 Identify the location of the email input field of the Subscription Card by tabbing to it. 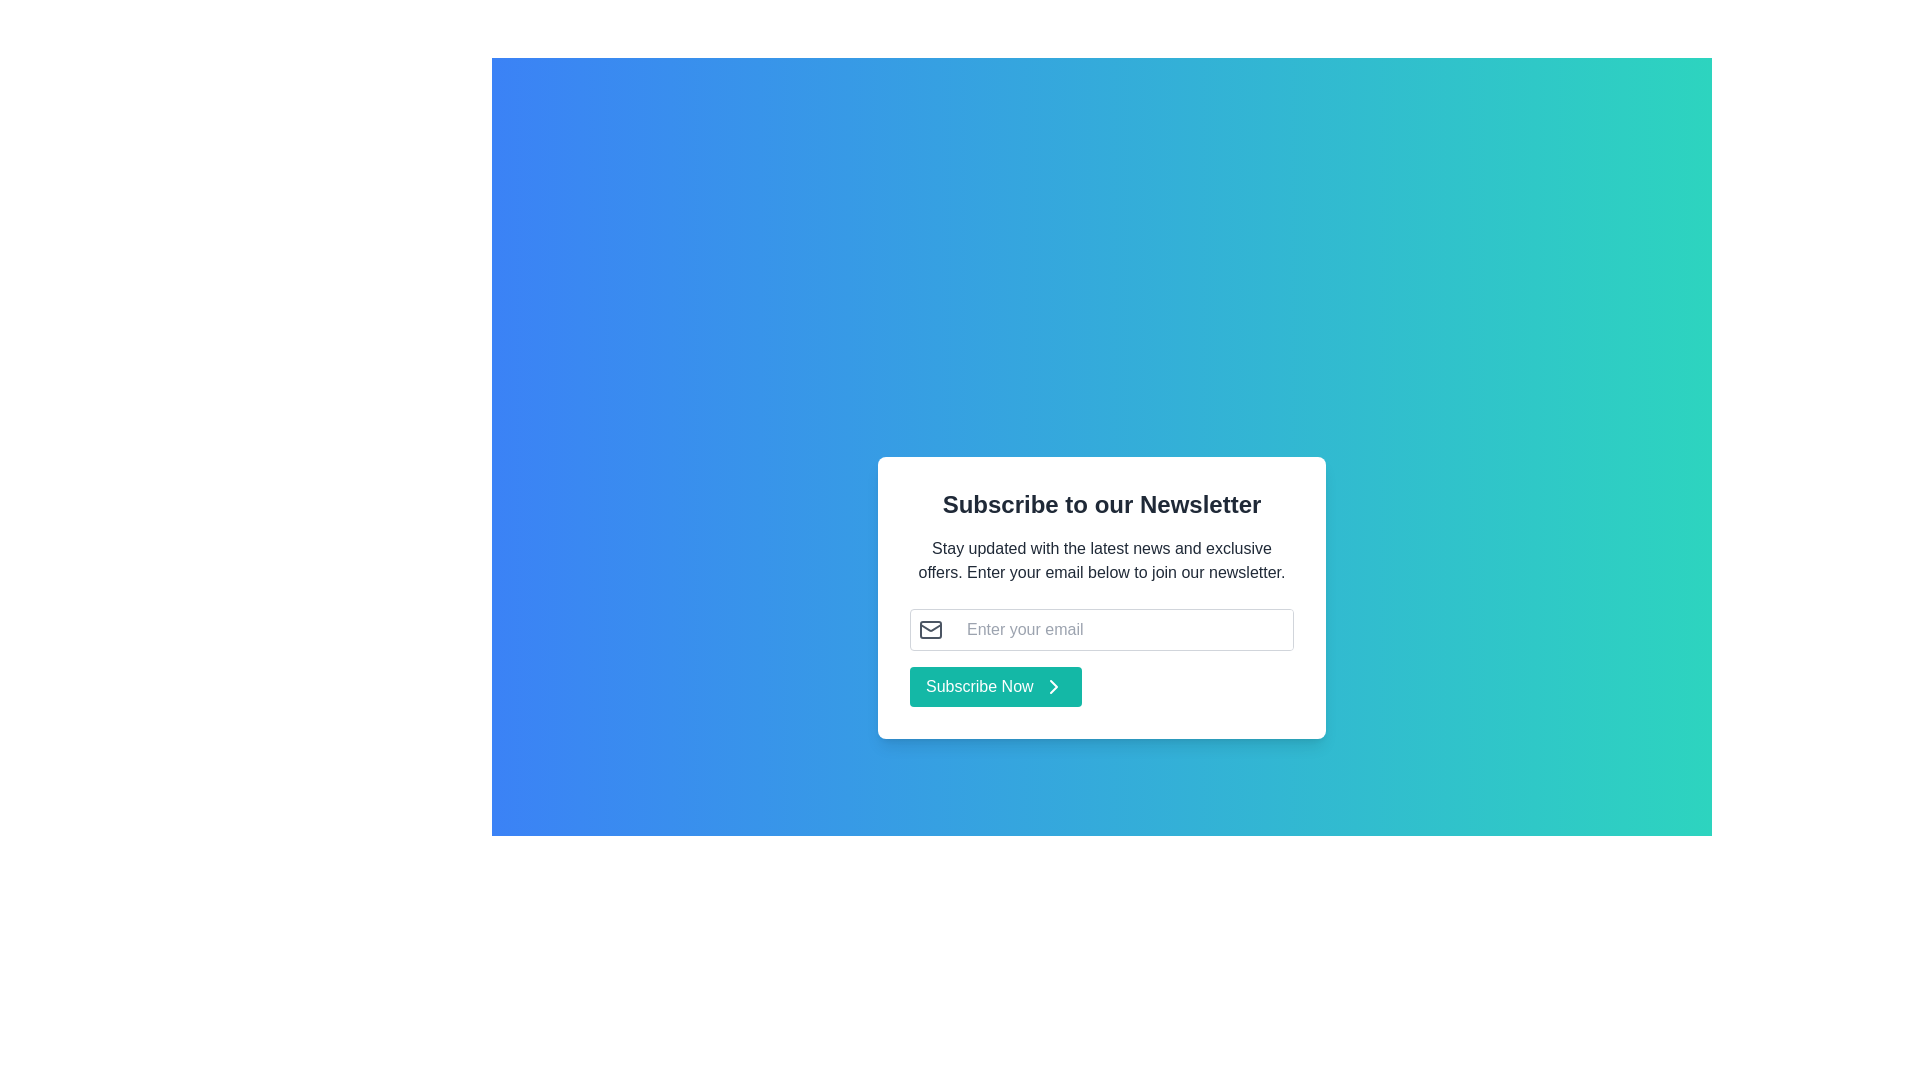
(1101, 596).